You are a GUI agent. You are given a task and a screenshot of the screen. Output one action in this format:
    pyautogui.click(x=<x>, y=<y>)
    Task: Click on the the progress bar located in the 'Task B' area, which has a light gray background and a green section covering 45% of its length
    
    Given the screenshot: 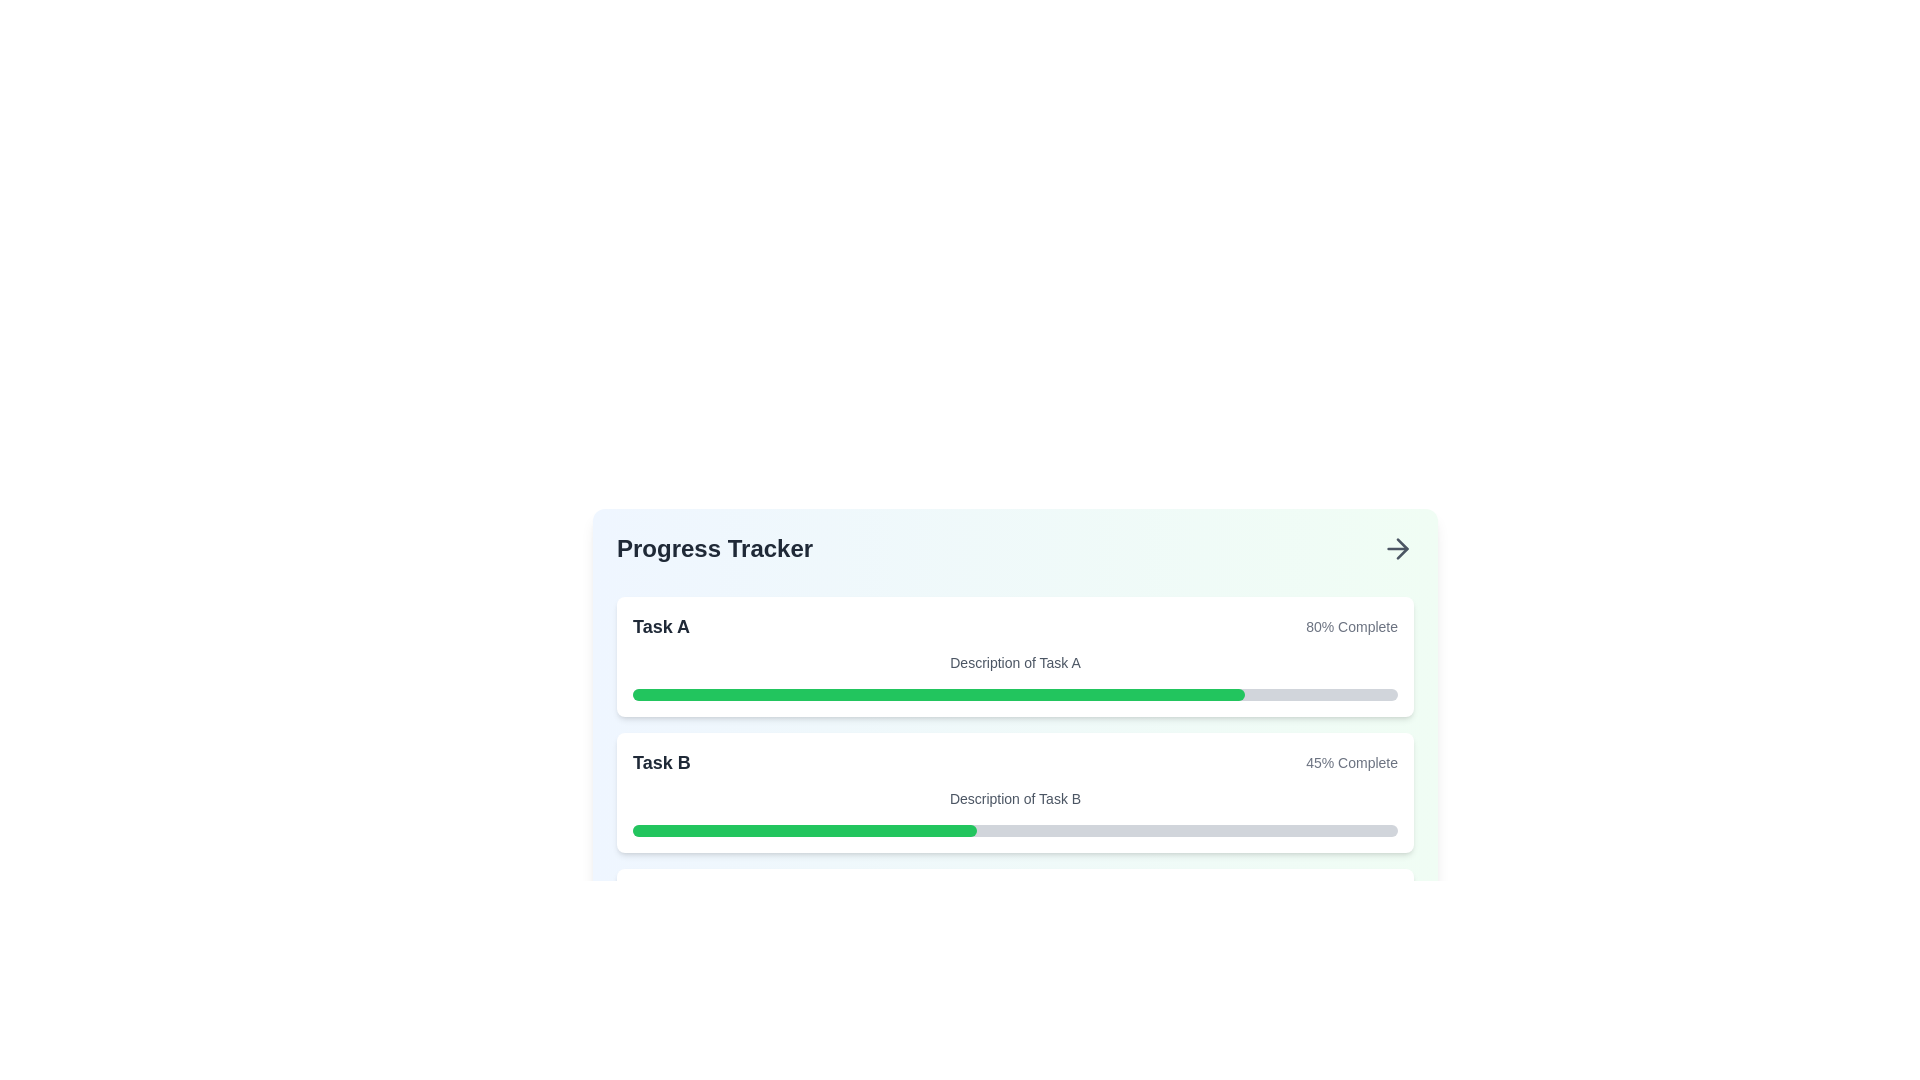 What is the action you would take?
    pyautogui.click(x=1015, y=830)
    